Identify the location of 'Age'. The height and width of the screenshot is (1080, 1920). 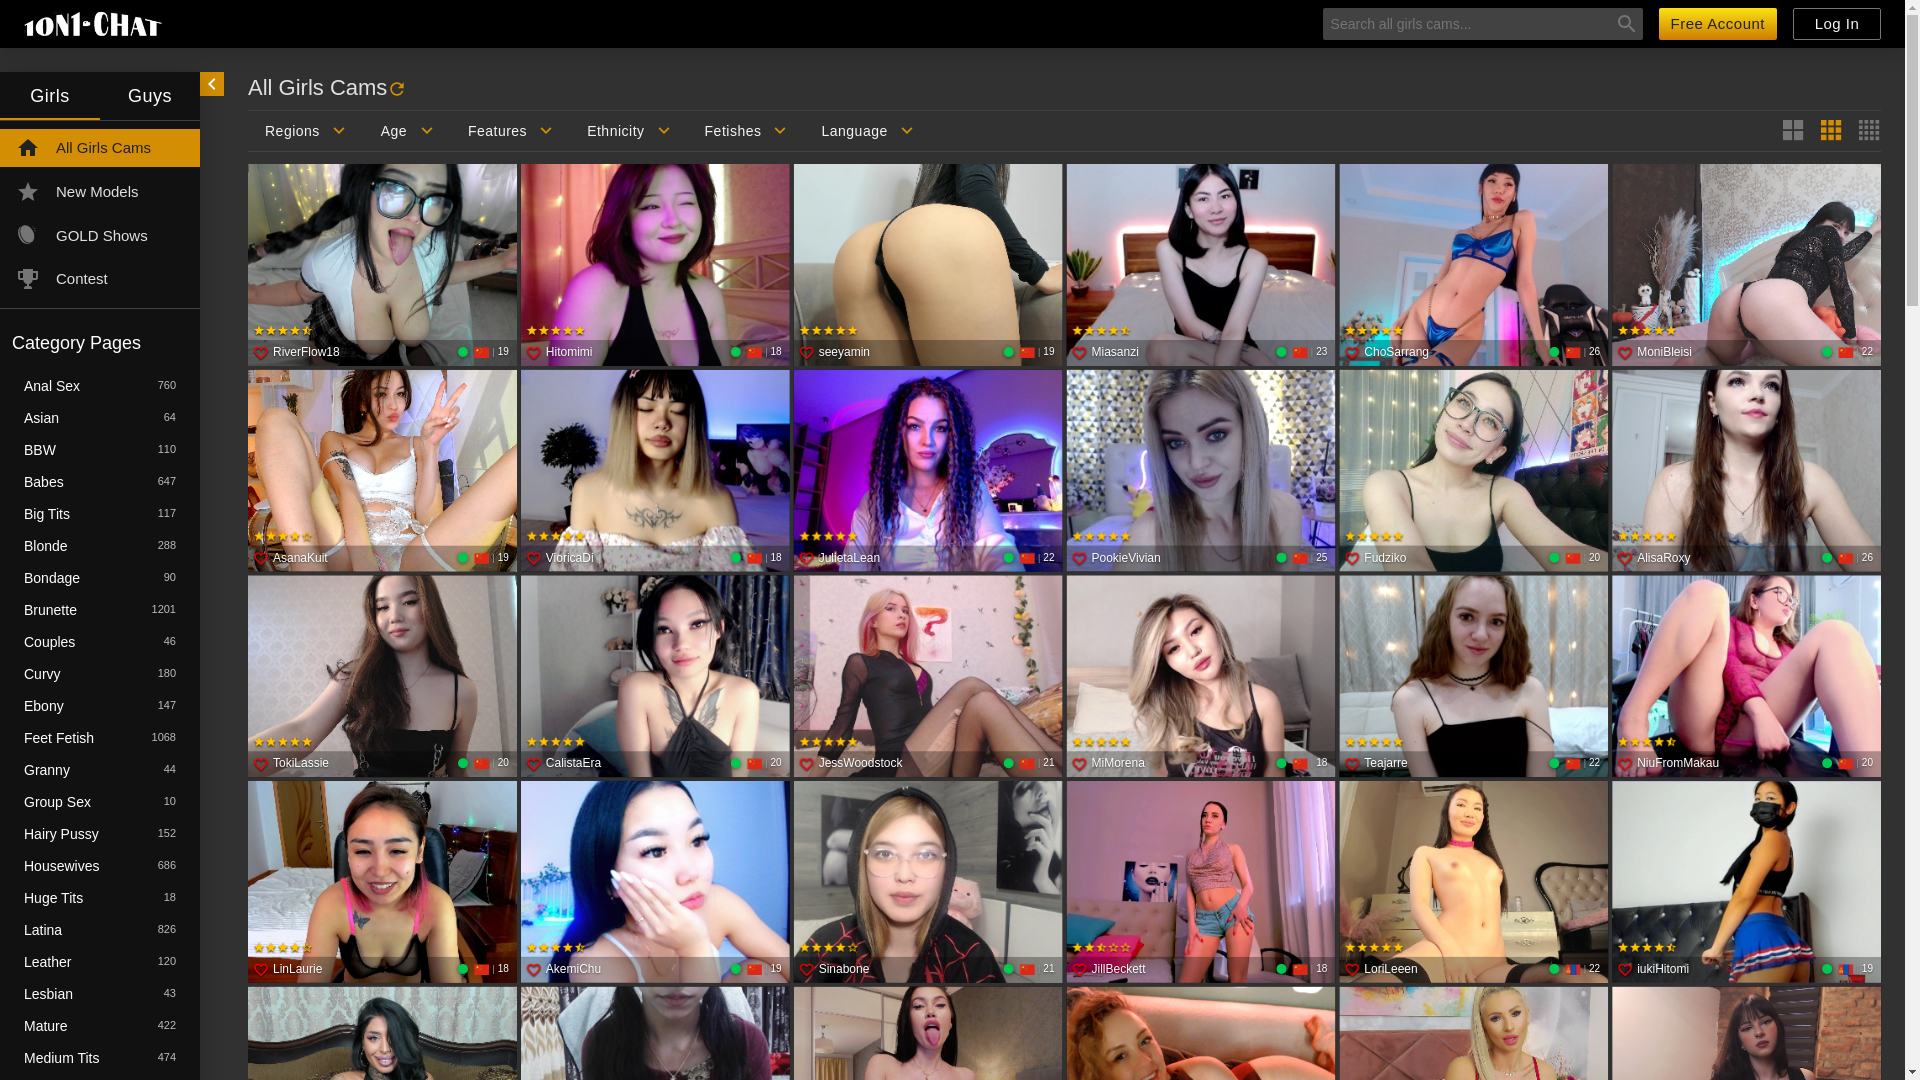
(406, 131).